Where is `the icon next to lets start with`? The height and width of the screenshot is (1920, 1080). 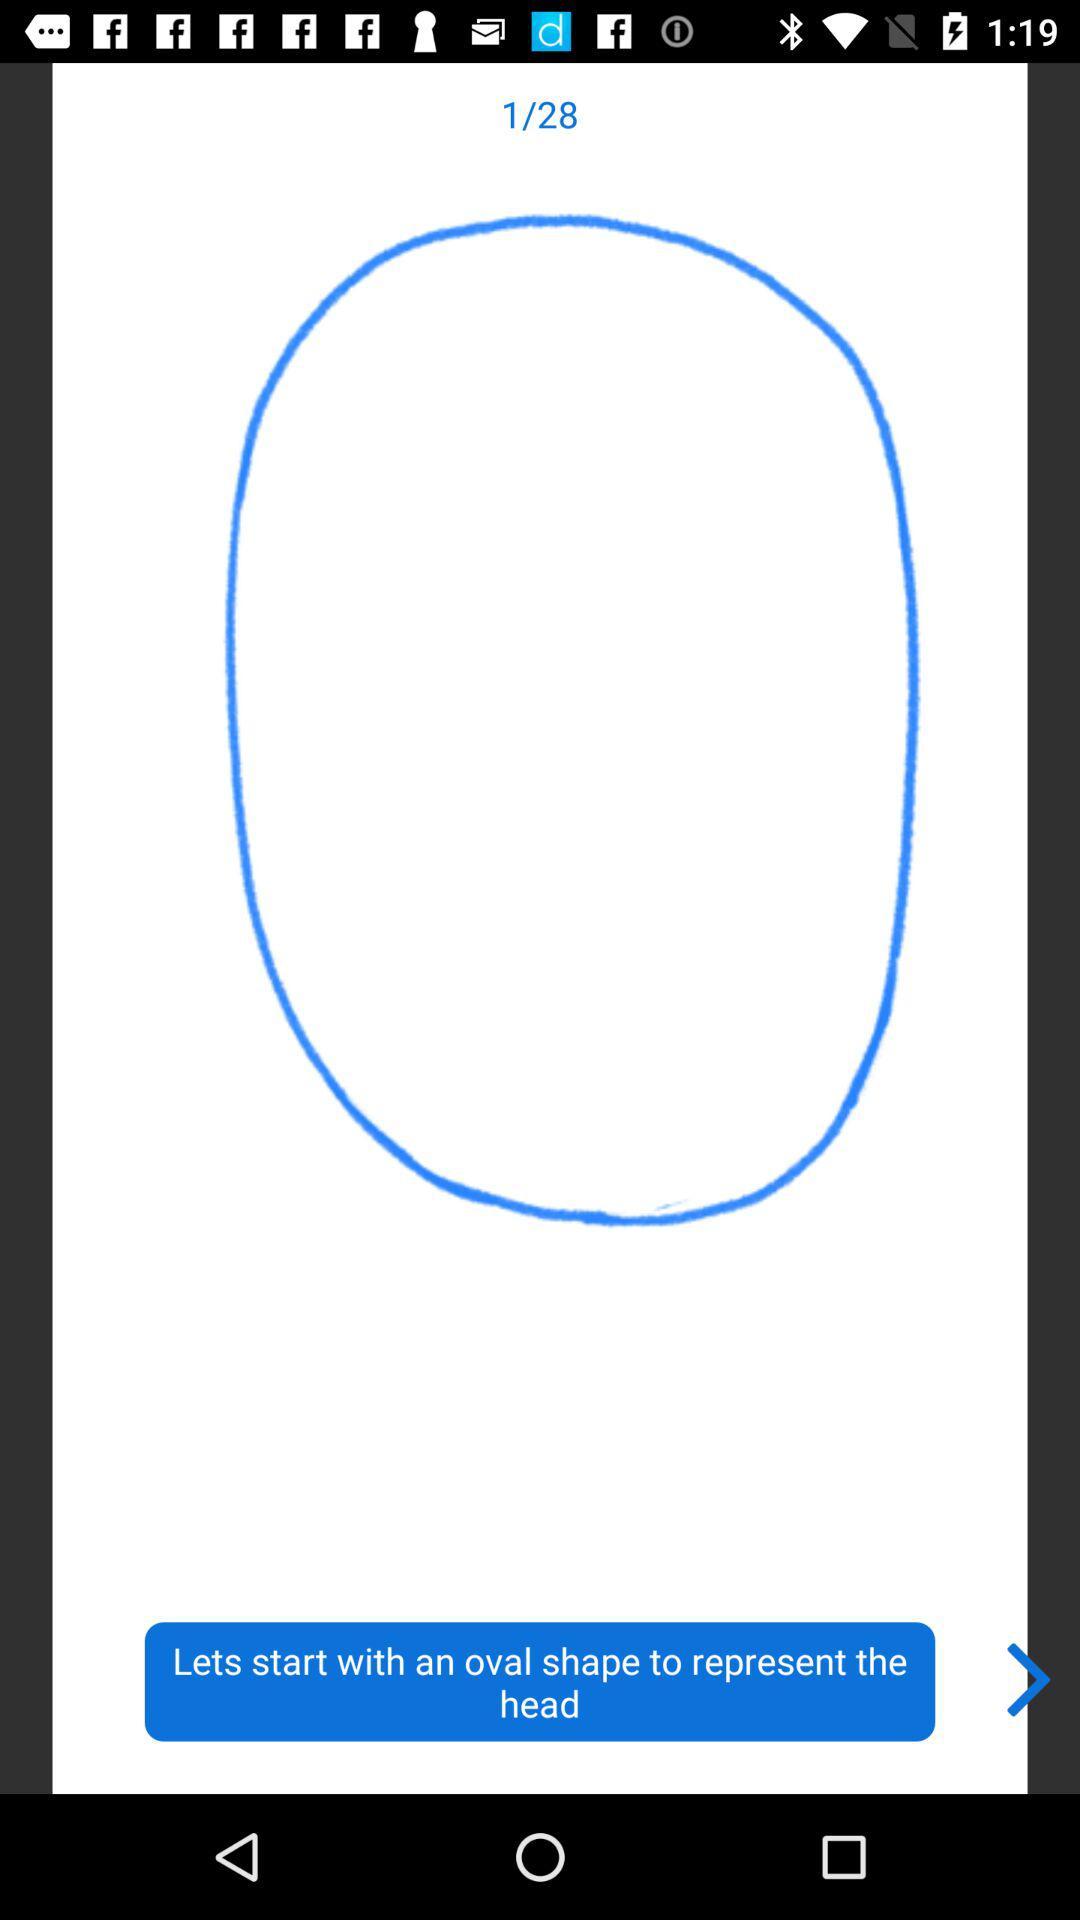
the icon next to lets start with is located at coordinates (1030, 1675).